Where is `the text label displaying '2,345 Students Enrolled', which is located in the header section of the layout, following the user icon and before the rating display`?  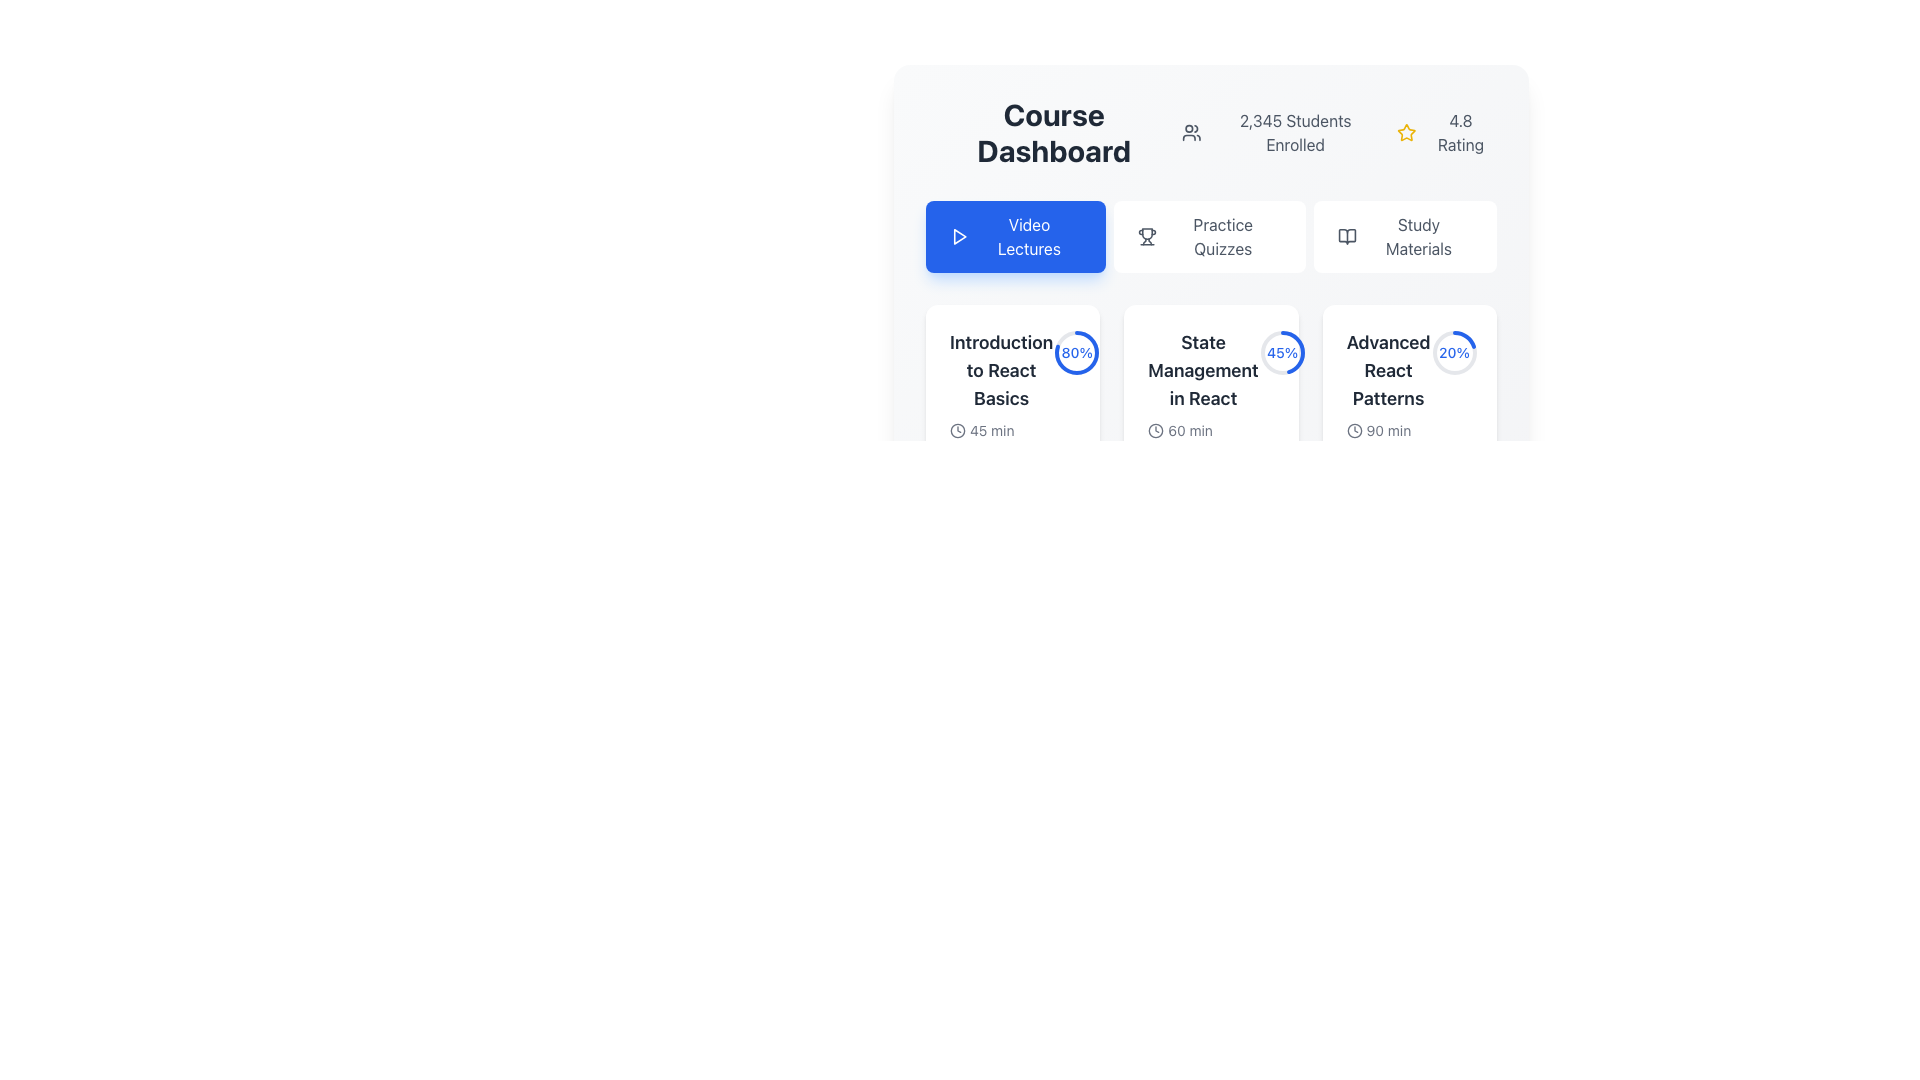
the text label displaying '2,345 Students Enrolled', which is located in the header section of the layout, following the user icon and before the rating display is located at coordinates (1295, 132).